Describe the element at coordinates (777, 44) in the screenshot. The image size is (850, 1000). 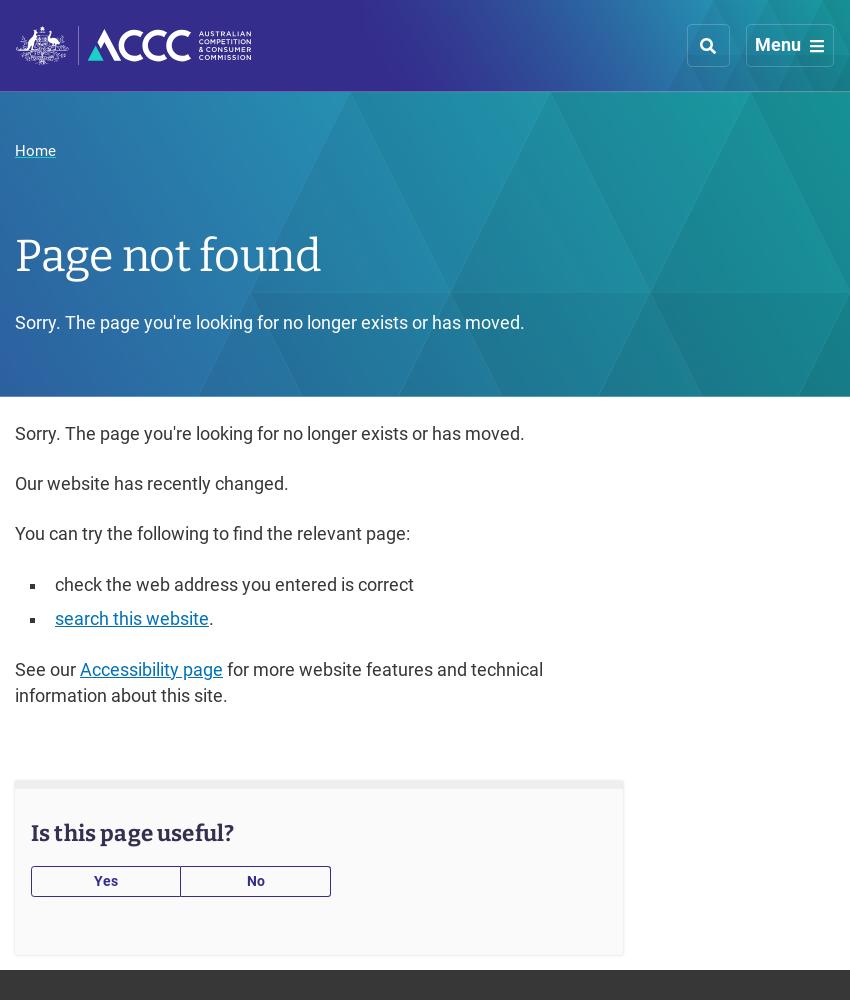
I see `'Menu'` at that location.